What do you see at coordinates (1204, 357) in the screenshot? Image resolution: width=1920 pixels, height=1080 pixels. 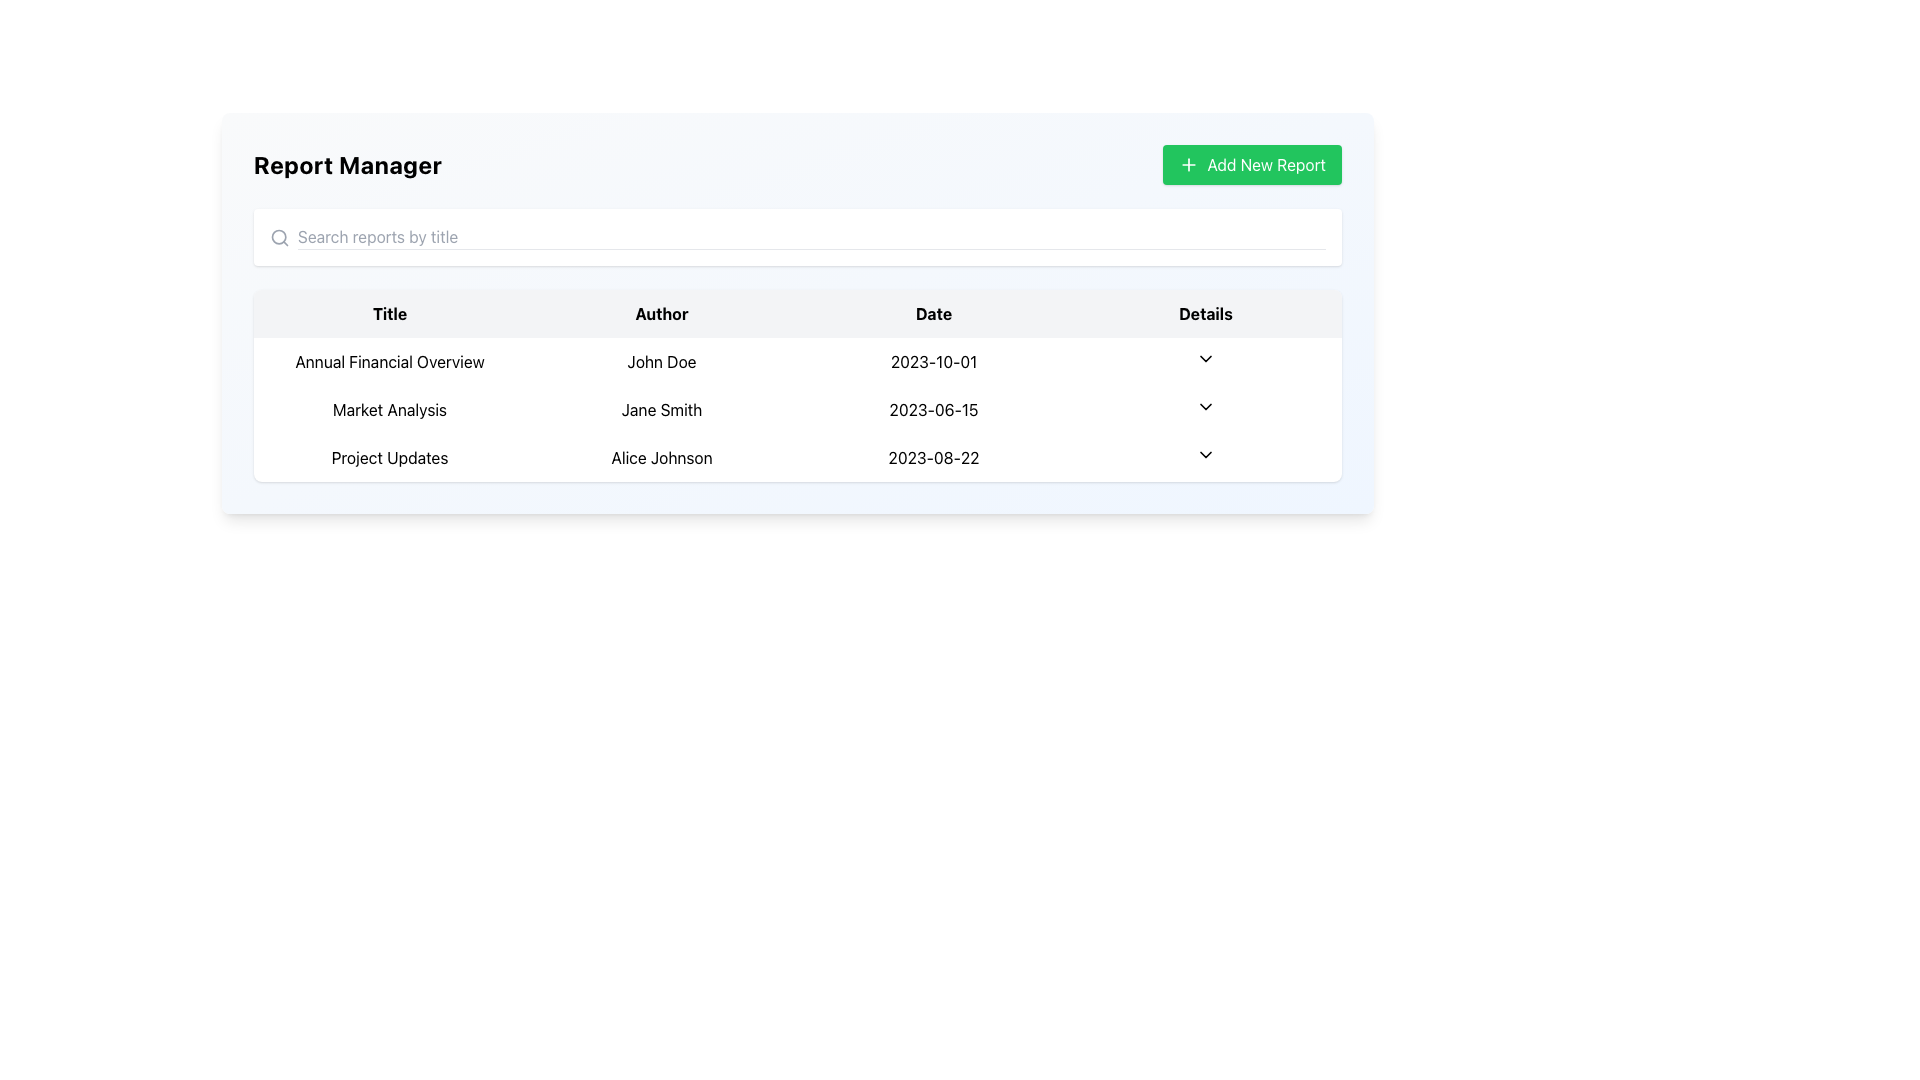 I see `the triangular downward-pointing chevron icon in the 'Details' column of the Report Manager table for the 'Annual Financial Overview' report` at bounding box center [1204, 357].